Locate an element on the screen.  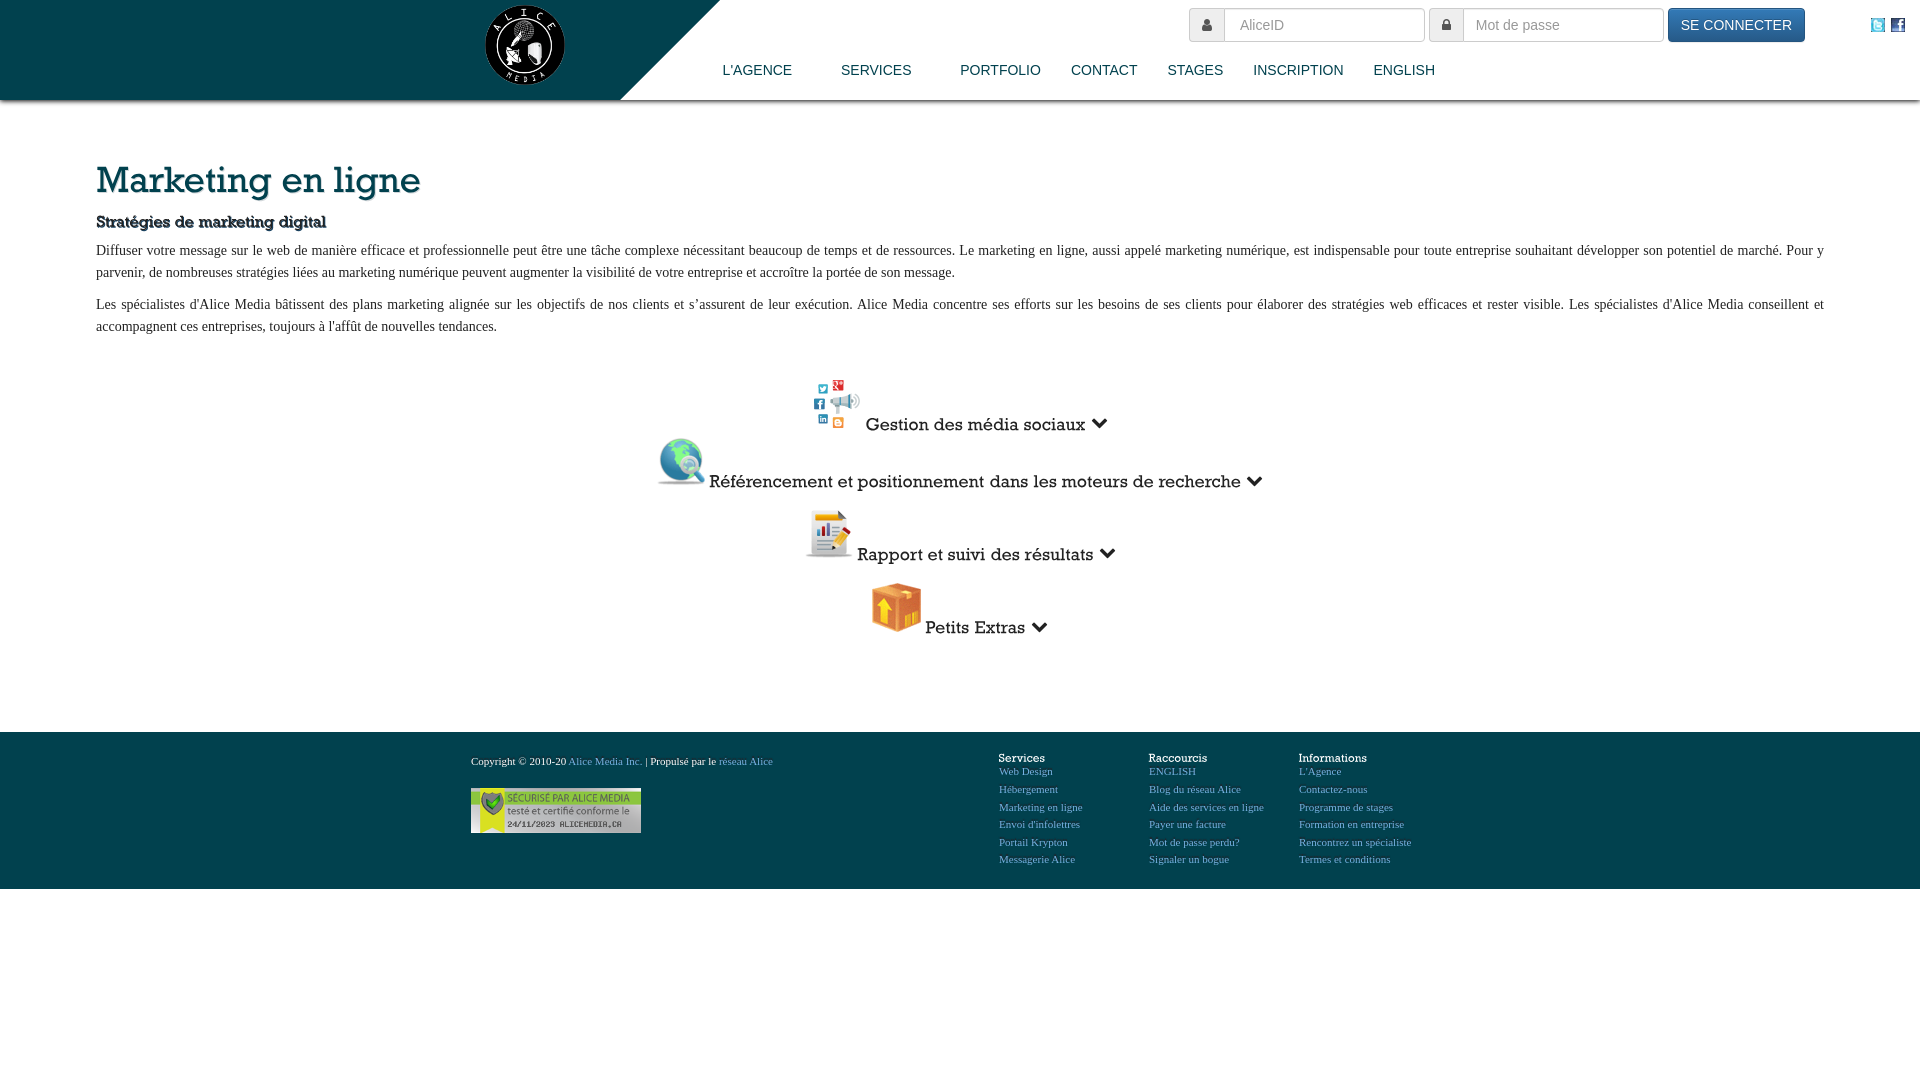
'Contactez-nous' is located at coordinates (1333, 788).